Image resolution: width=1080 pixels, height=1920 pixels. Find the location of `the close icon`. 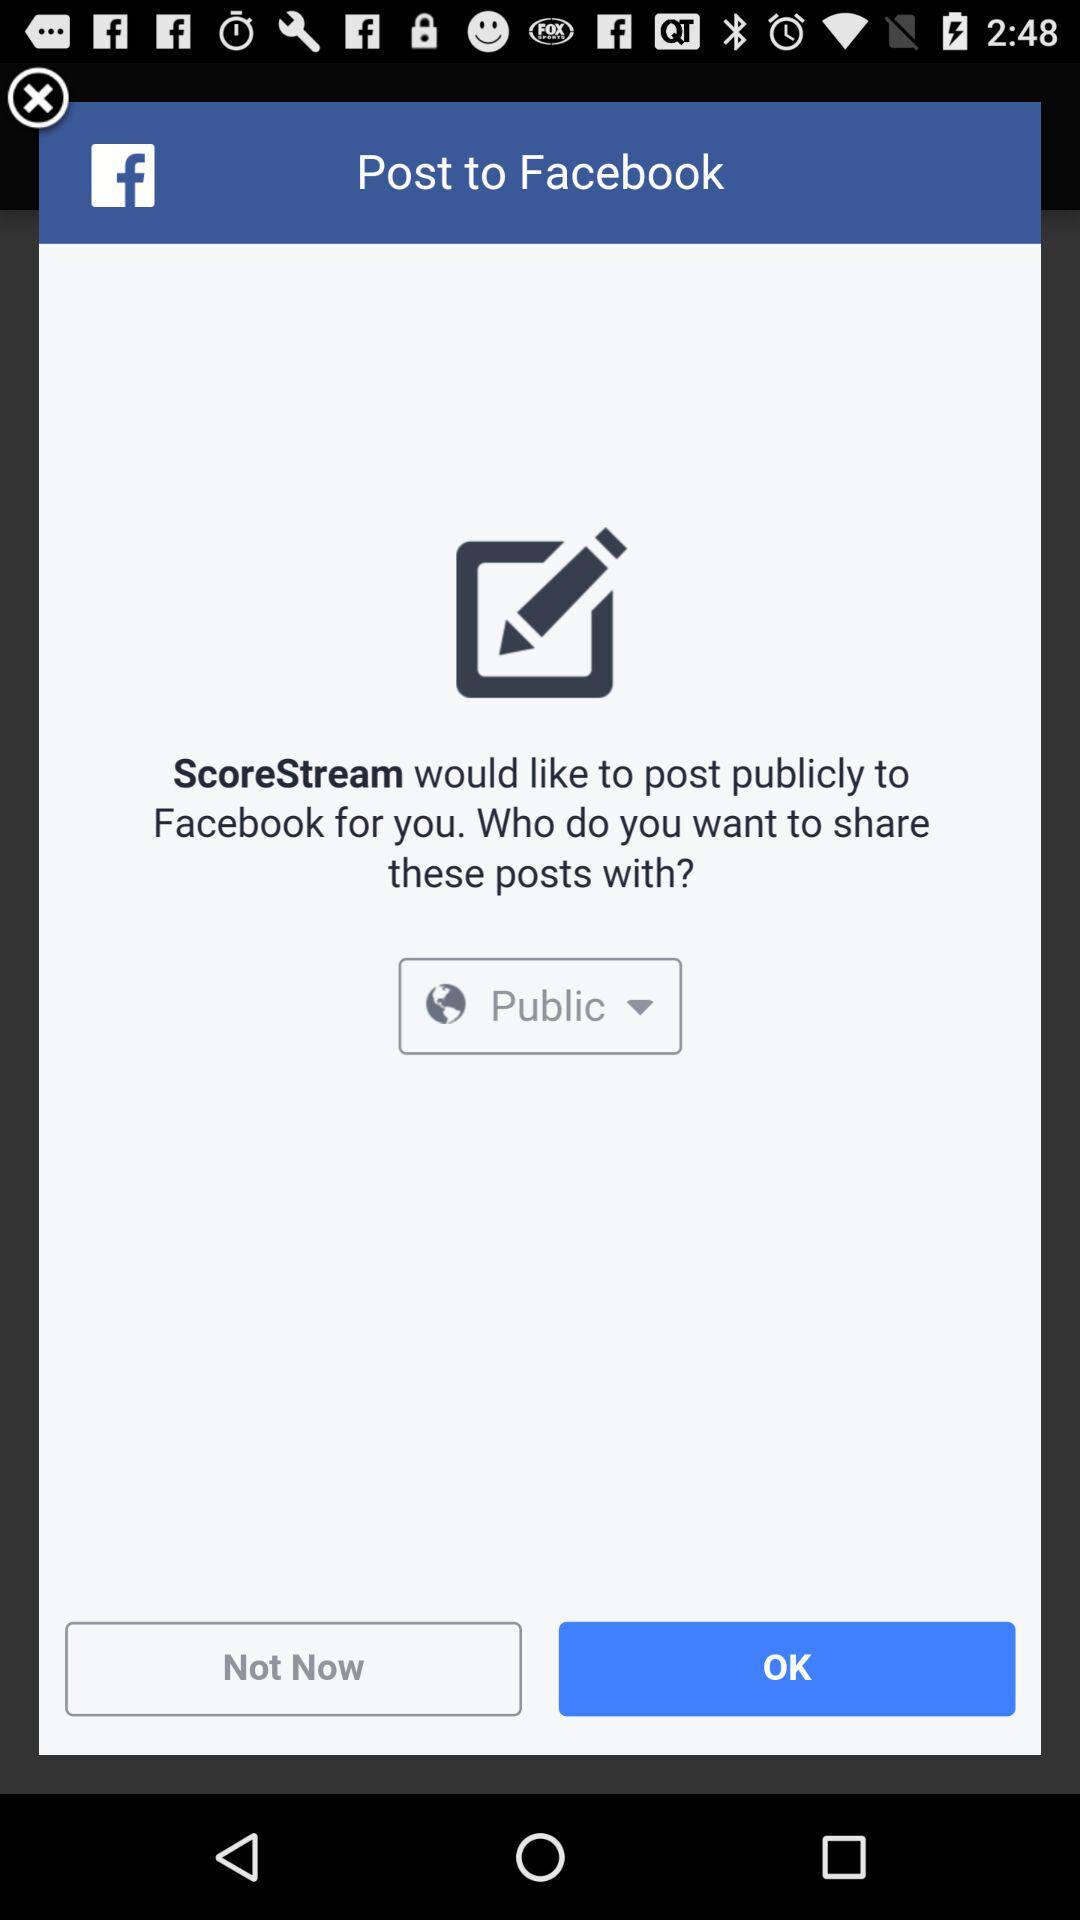

the close icon is located at coordinates (38, 107).